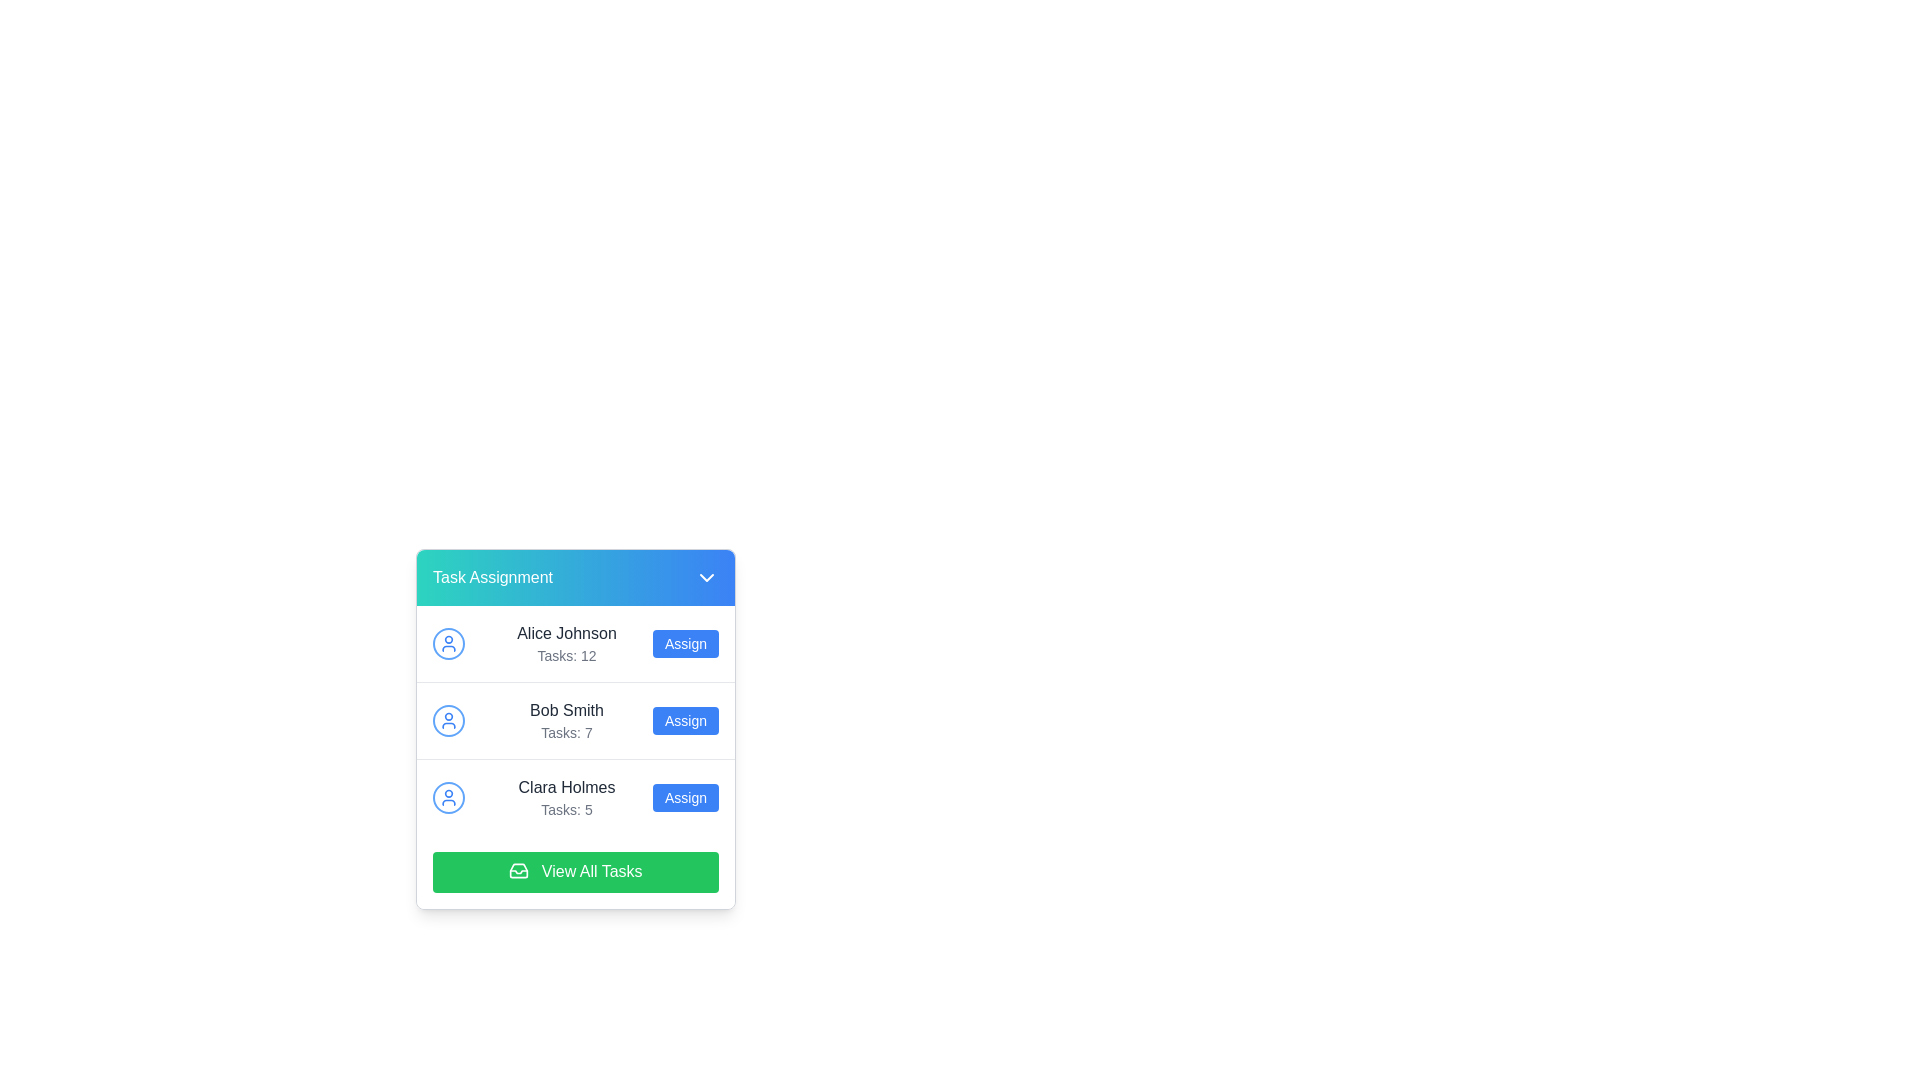 Image resolution: width=1920 pixels, height=1080 pixels. I want to click on the user icon representing 'Bob Smith' located at the start of the row labeled 'Bob Smith Tasks: 7', so click(448, 721).